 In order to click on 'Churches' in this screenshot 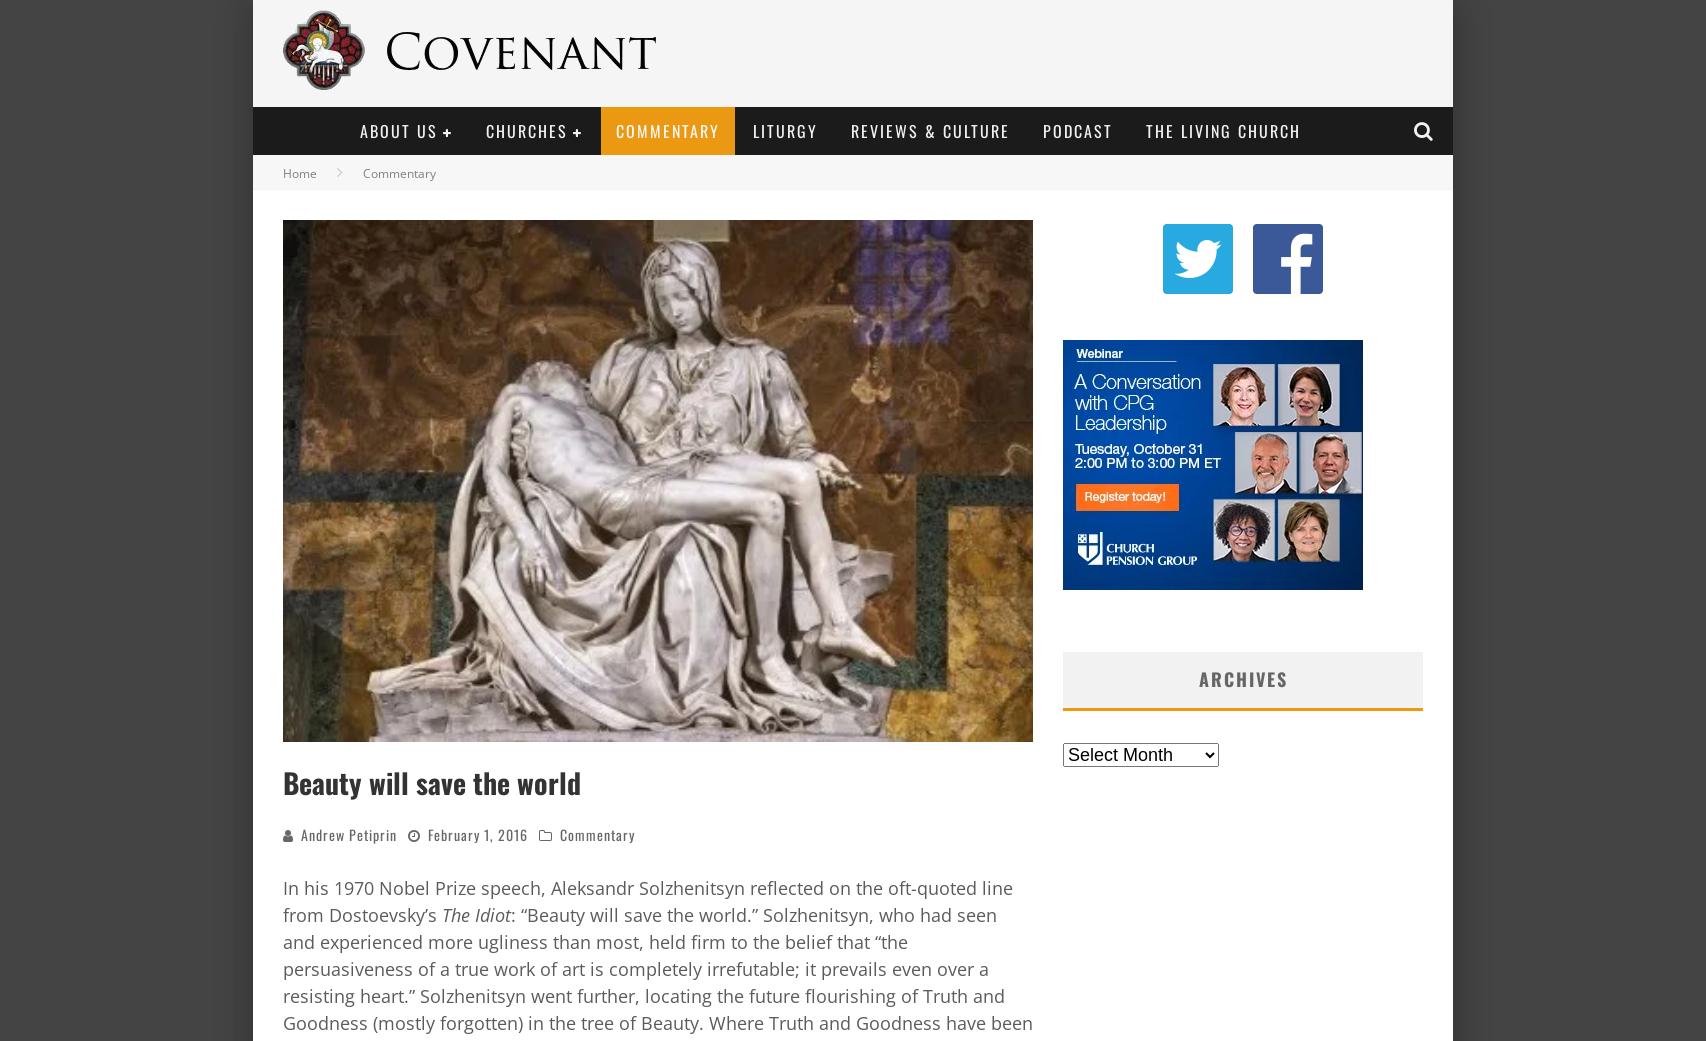, I will do `click(525, 130)`.